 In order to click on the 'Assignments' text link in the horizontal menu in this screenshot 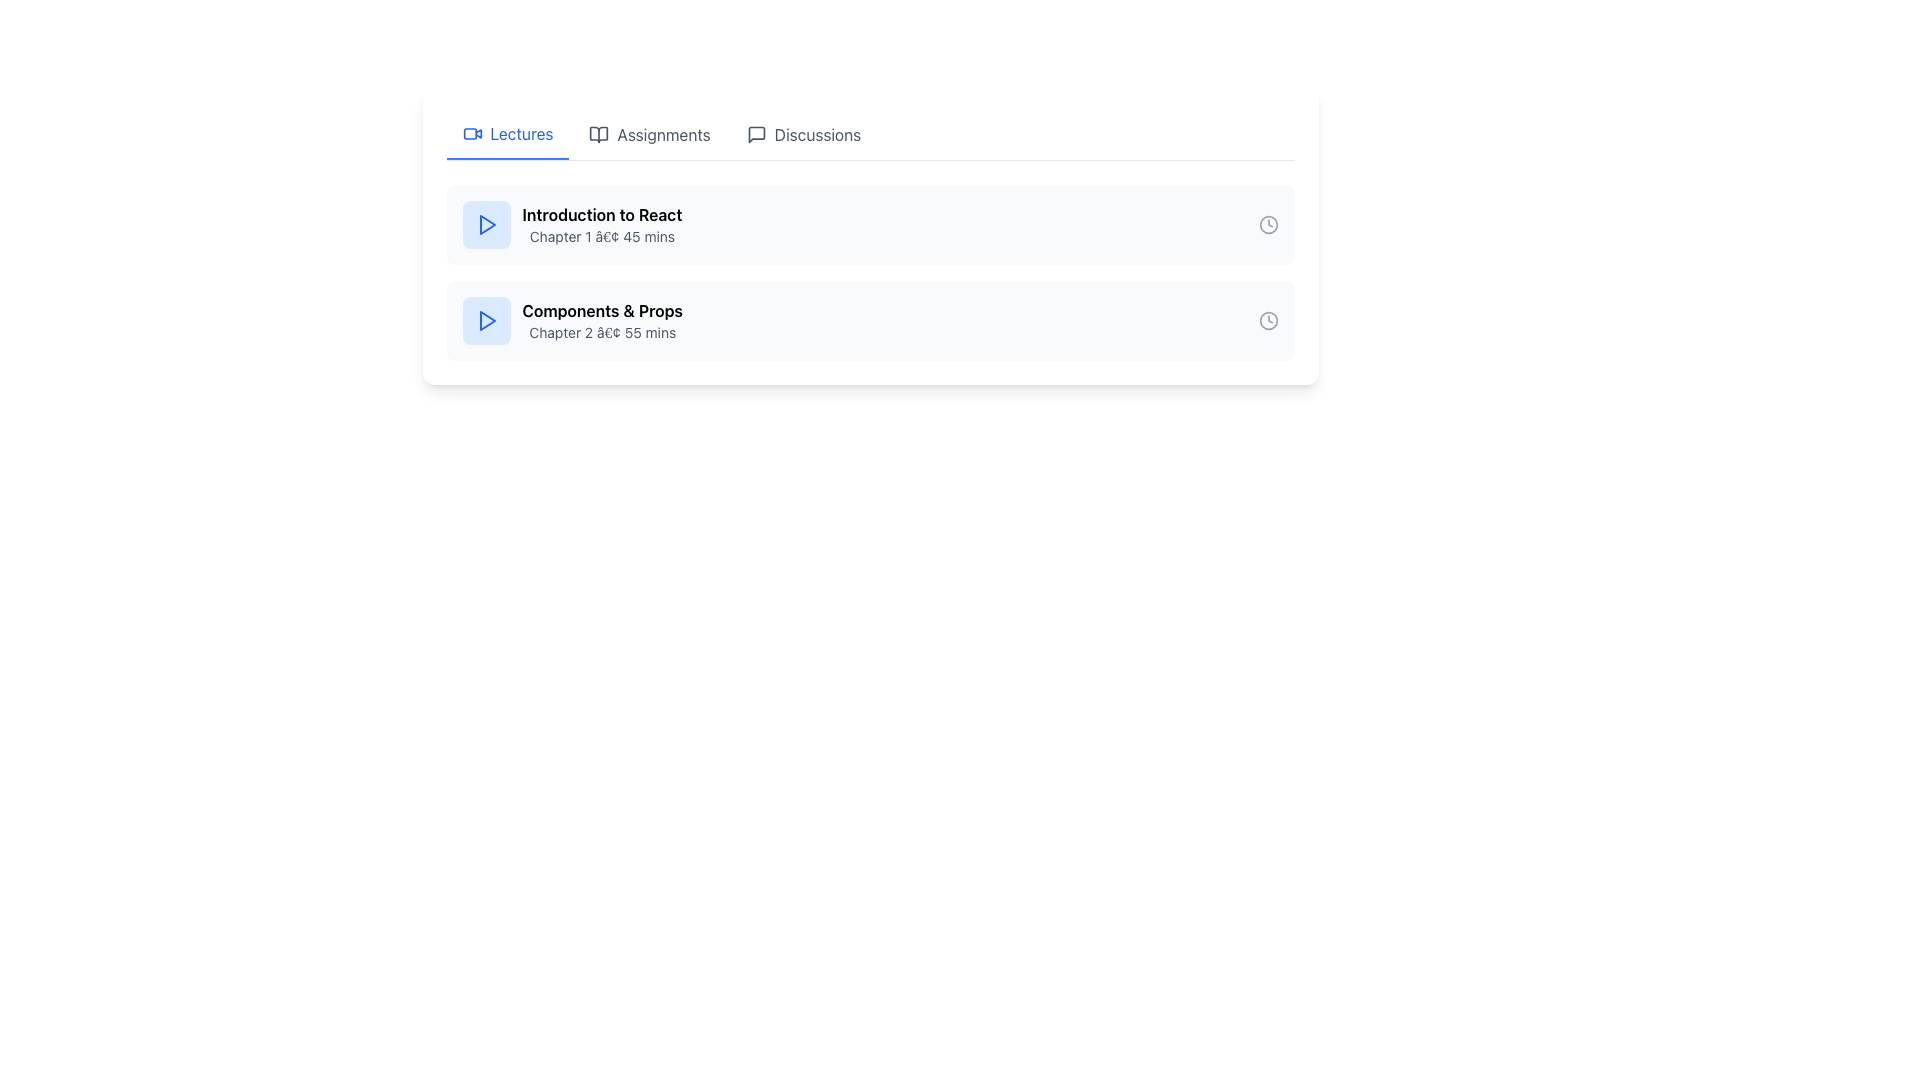, I will do `click(664, 135)`.